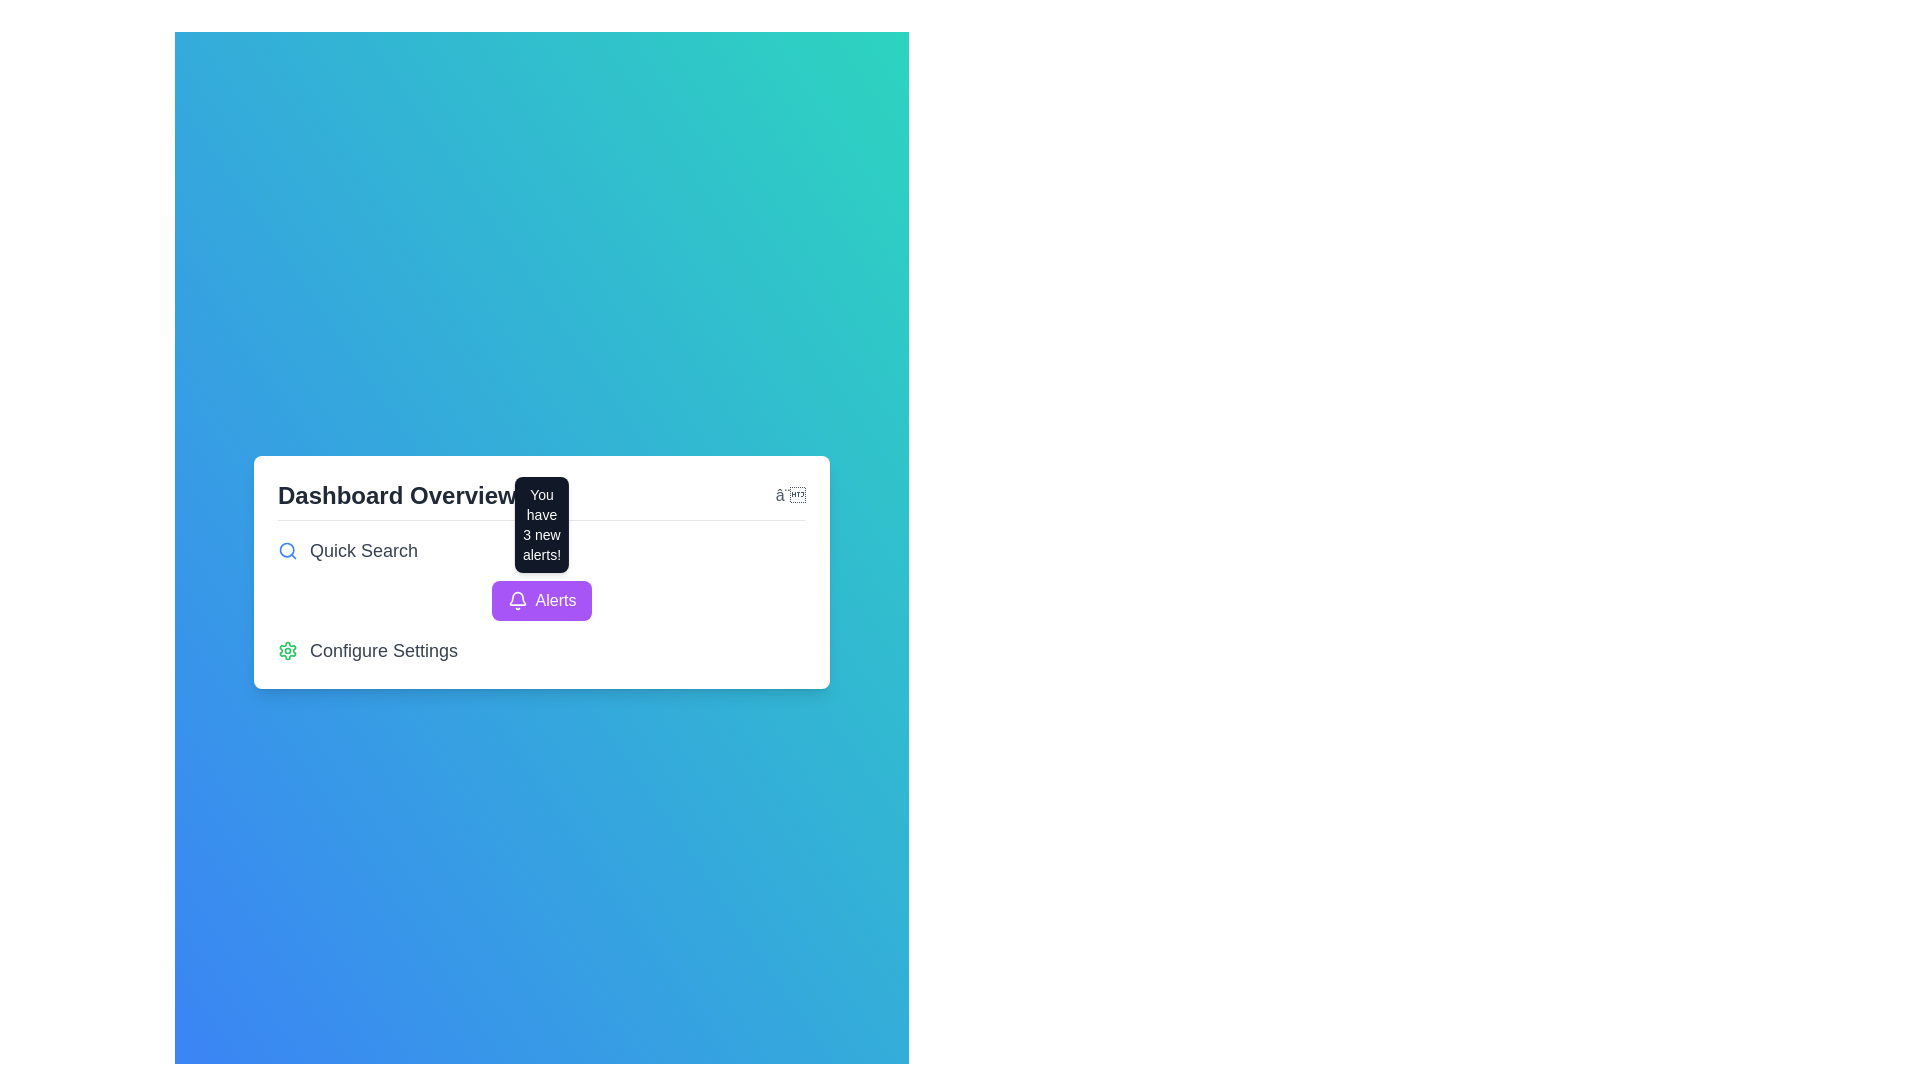 The image size is (1920, 1080). Describe the element at coordinates (517, 599) in the screenshot. I see `the bell-shaped icon within the purple 'Alerts' button, which is located at the bottom of the card interface` at that location.